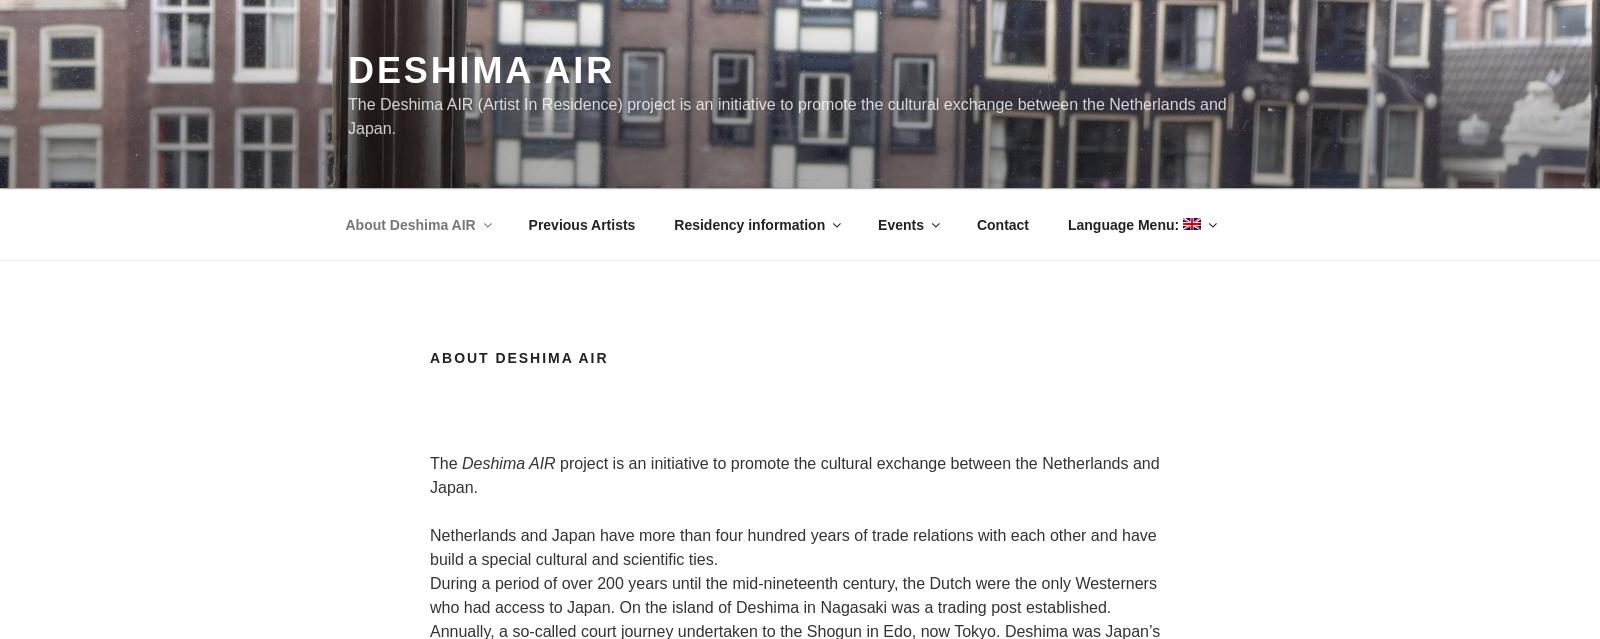 Image resolution: width=1600 pixels, height=639 pixels. I want to click on 'Events', so click(899, 222).